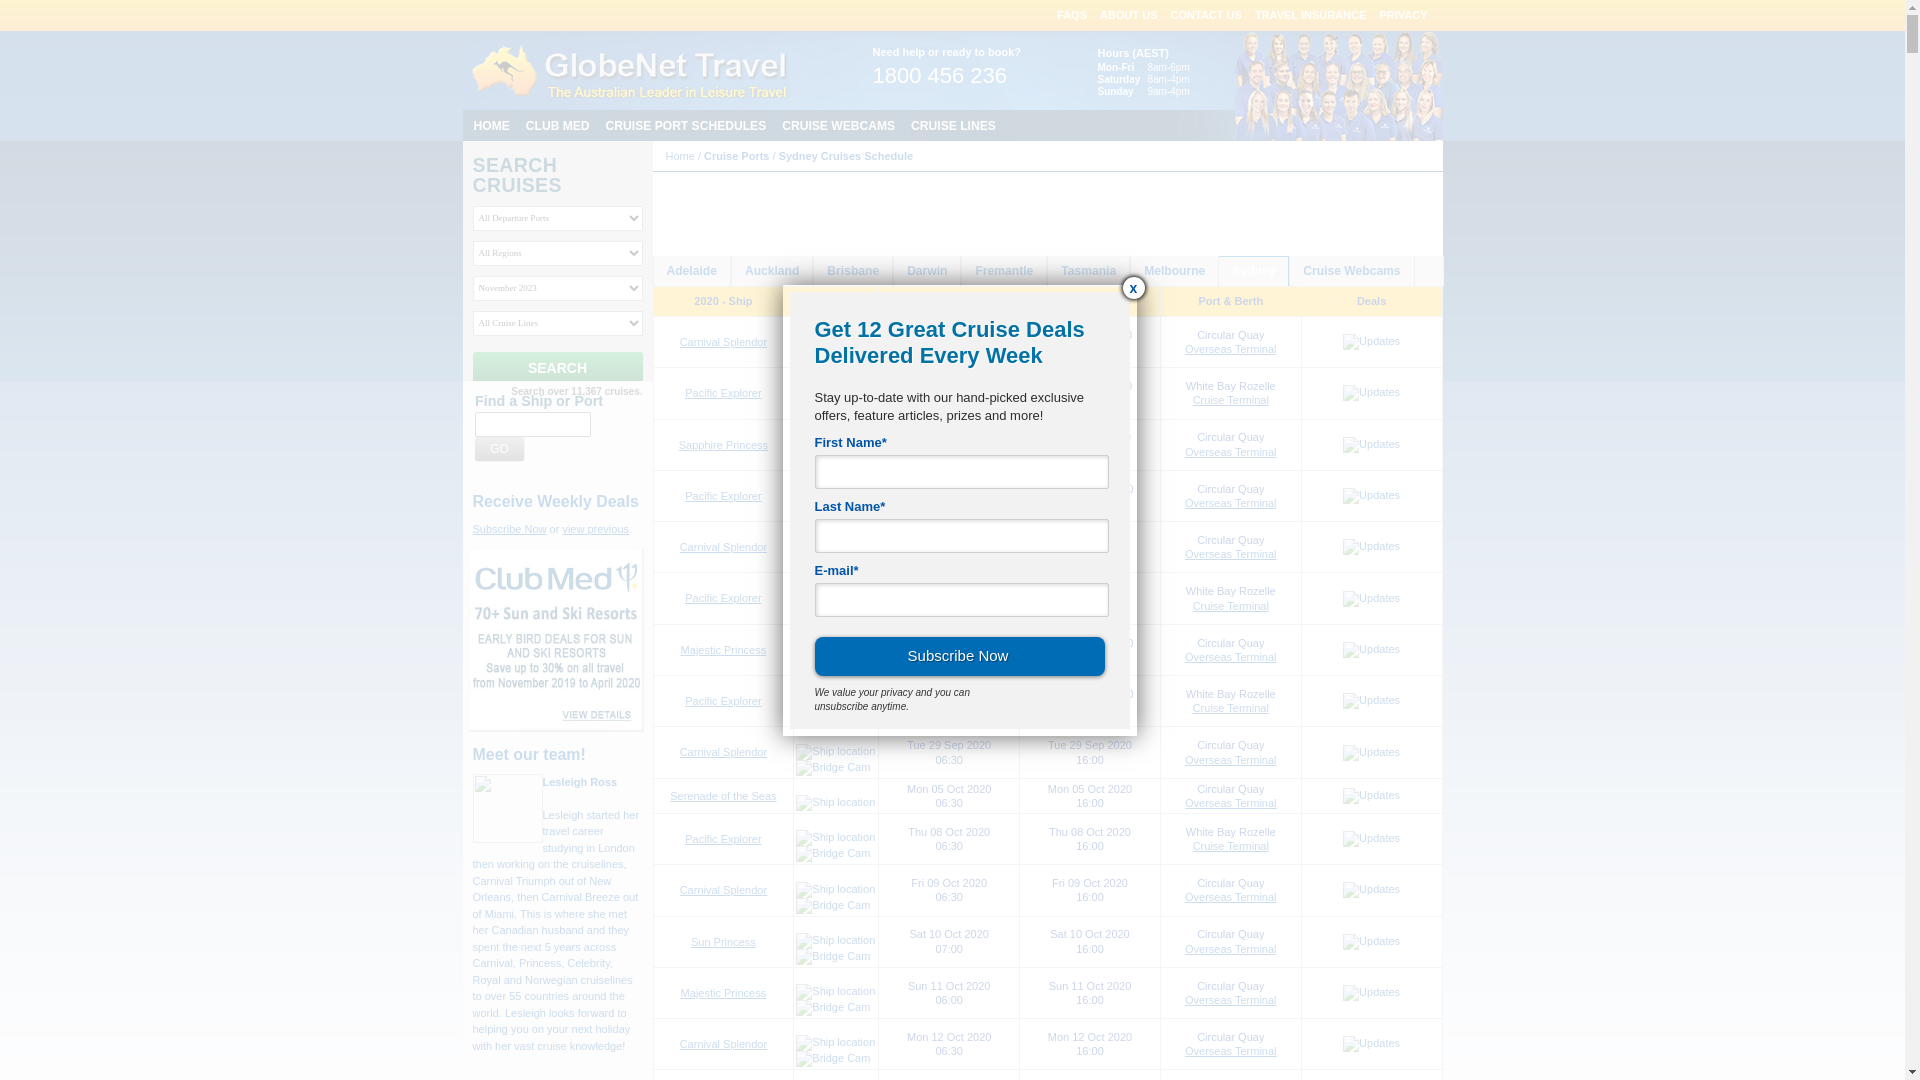 This screenshot has height=1080, width=1920. I want to click on 'Subscribe Now', so click(814, 656).